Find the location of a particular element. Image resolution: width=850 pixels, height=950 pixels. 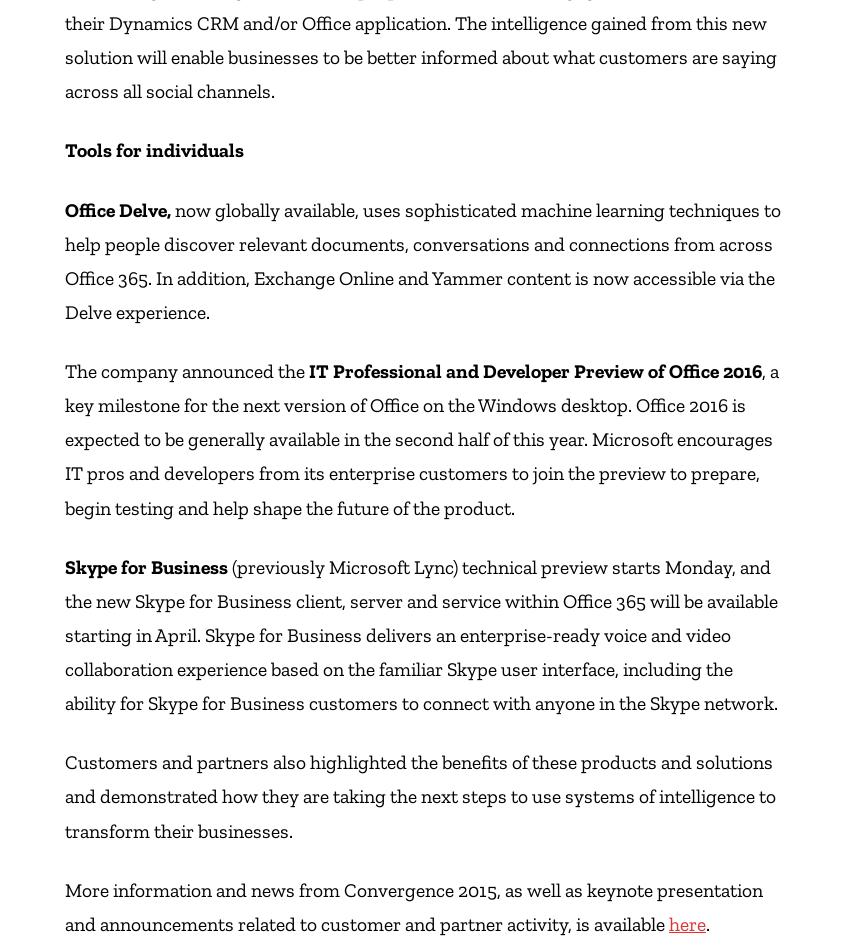

'Tools for individuals' is located at coordinates (65, 150).